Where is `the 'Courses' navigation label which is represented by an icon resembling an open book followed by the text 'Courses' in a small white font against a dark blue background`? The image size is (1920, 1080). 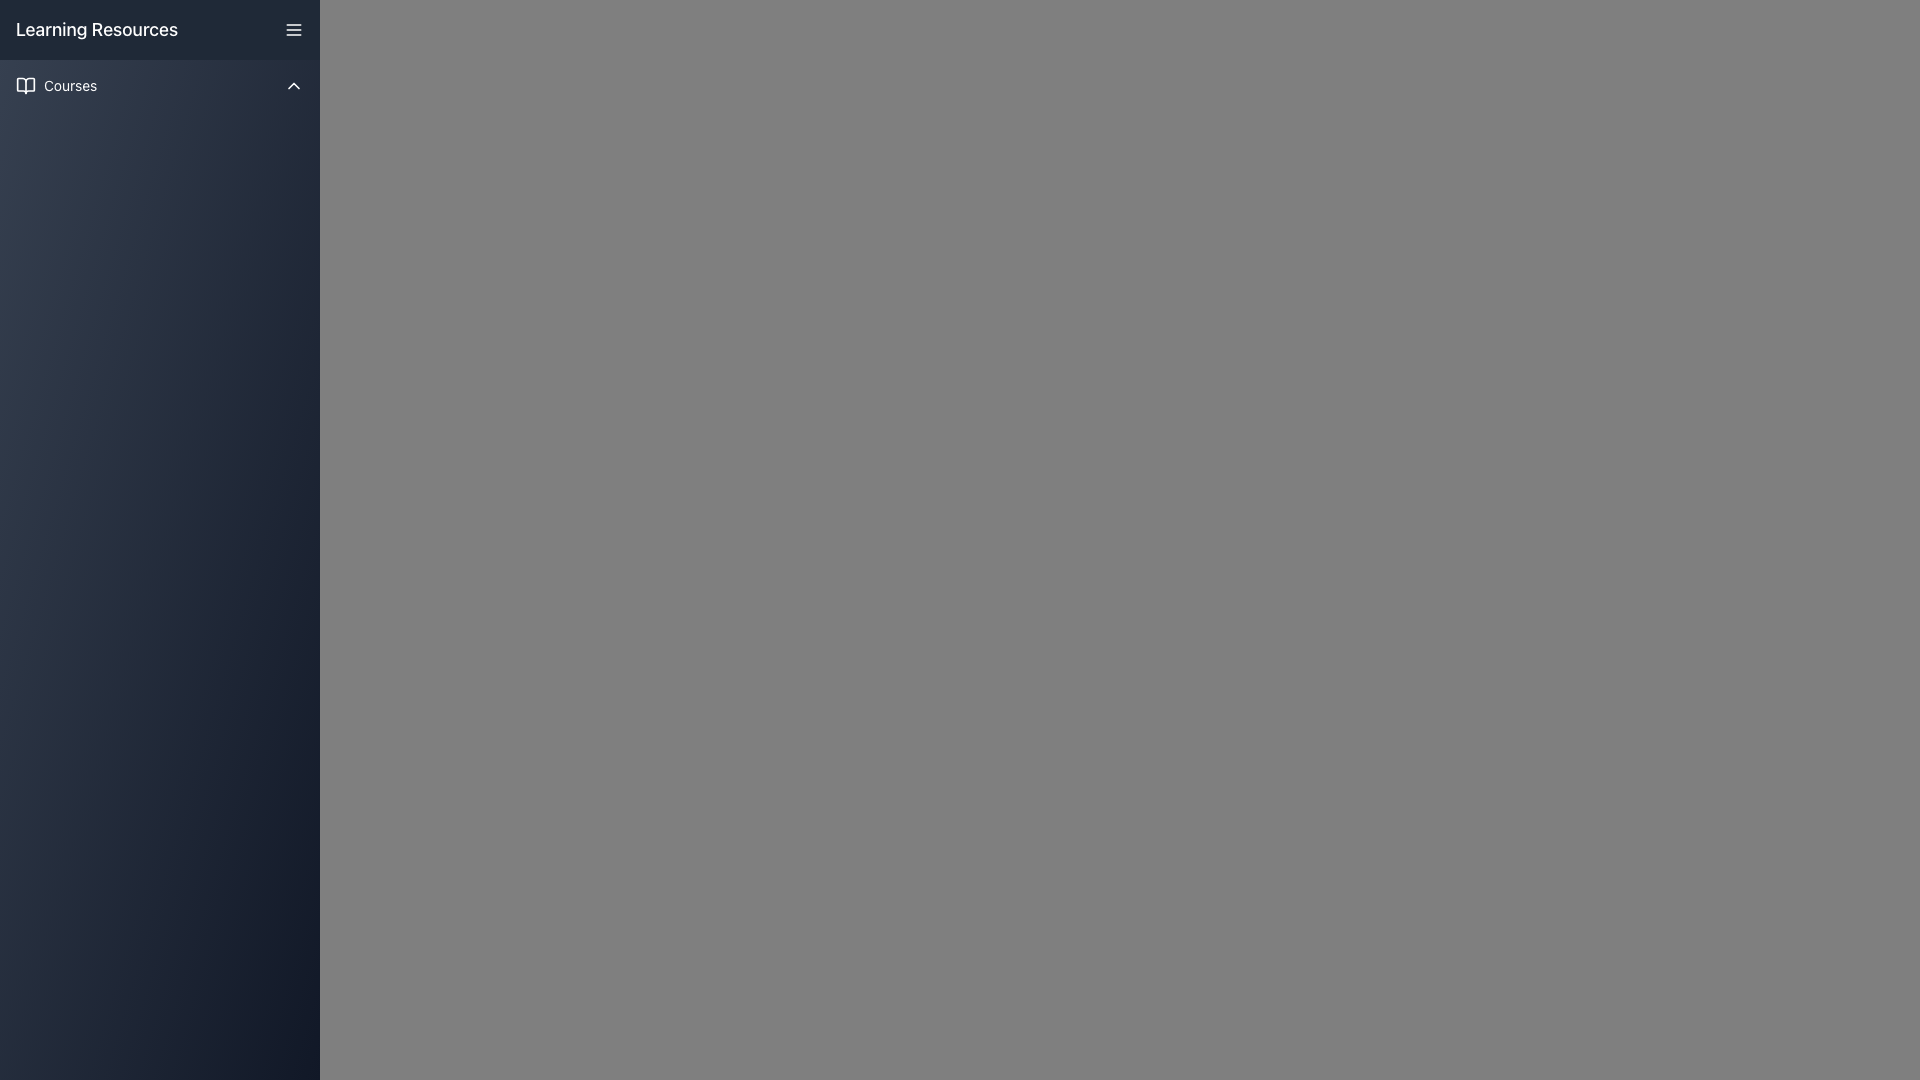
the 'Courses' navigation label which is represented by an icon resembling an open book followed by the text 'Courses' in a small white font against a dark blue background is located at coordinates (56, 84).